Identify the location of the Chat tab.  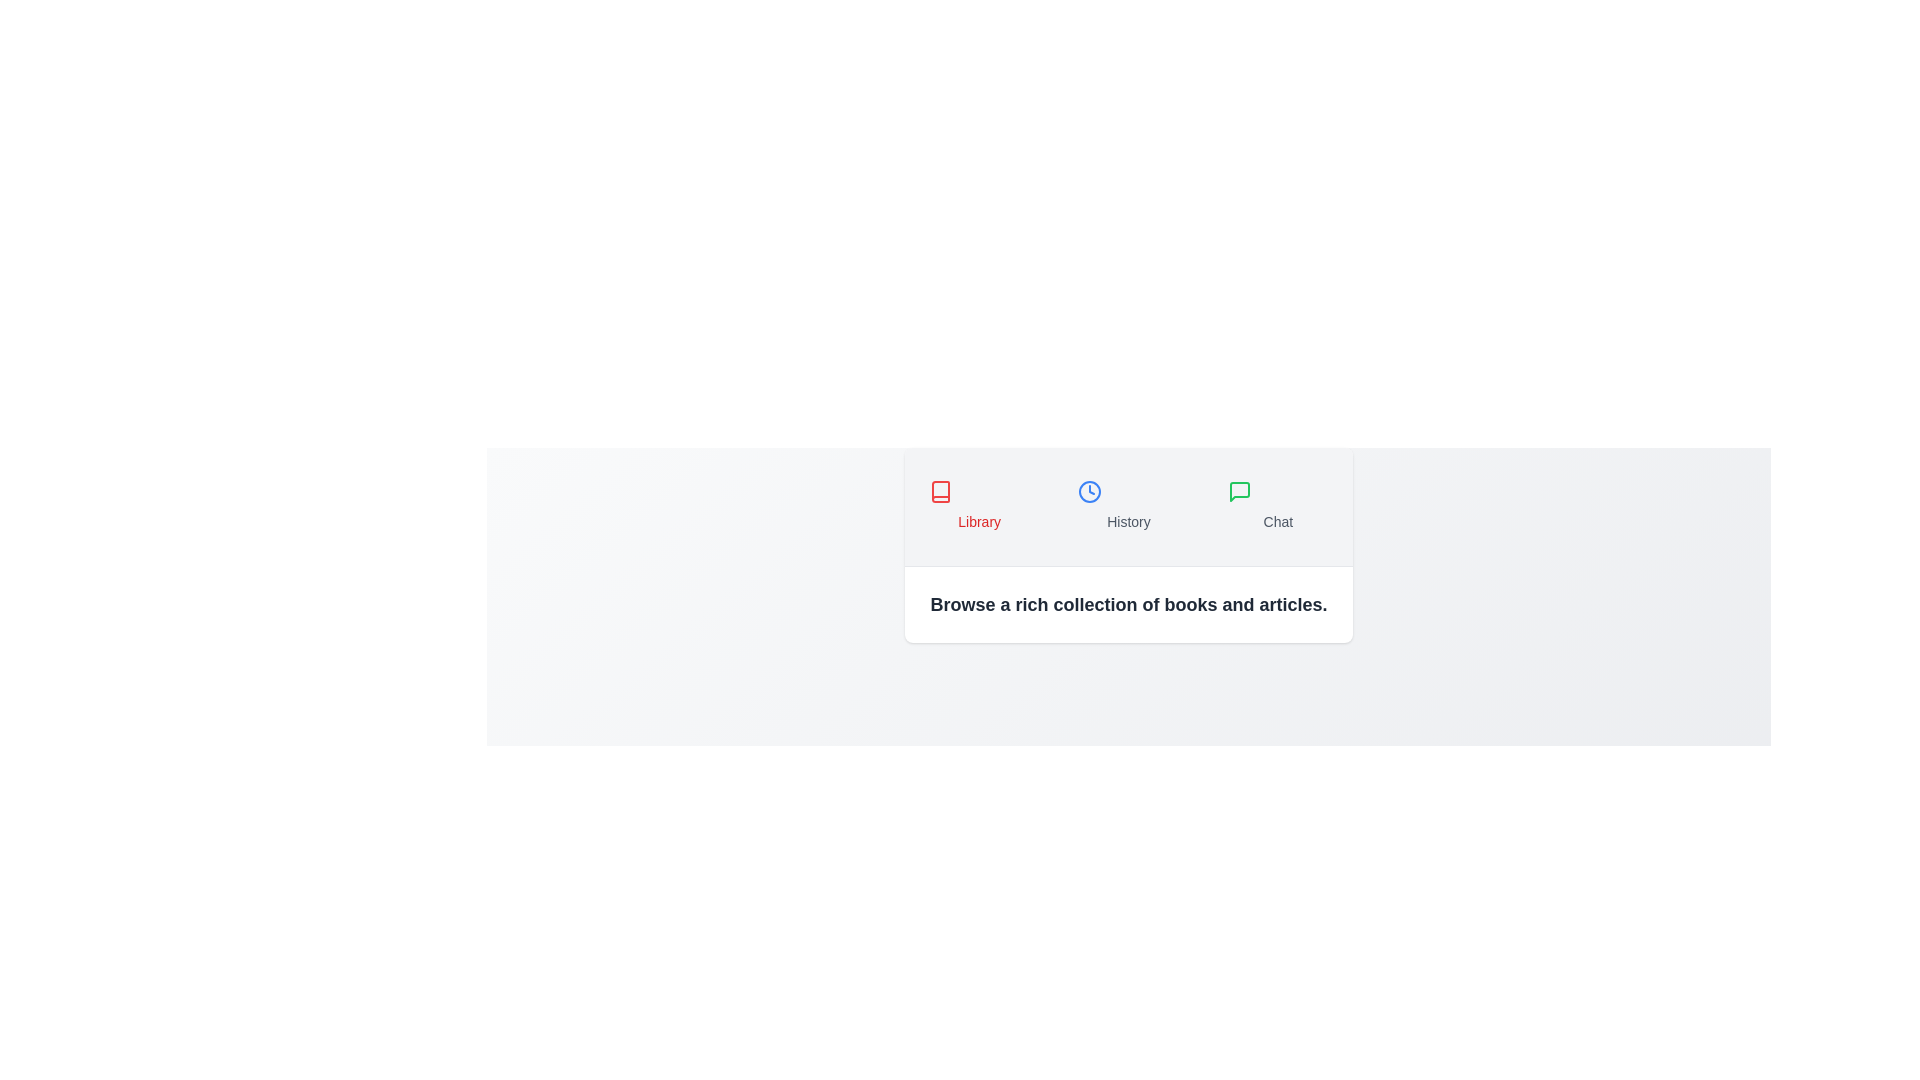
(1277, 505).